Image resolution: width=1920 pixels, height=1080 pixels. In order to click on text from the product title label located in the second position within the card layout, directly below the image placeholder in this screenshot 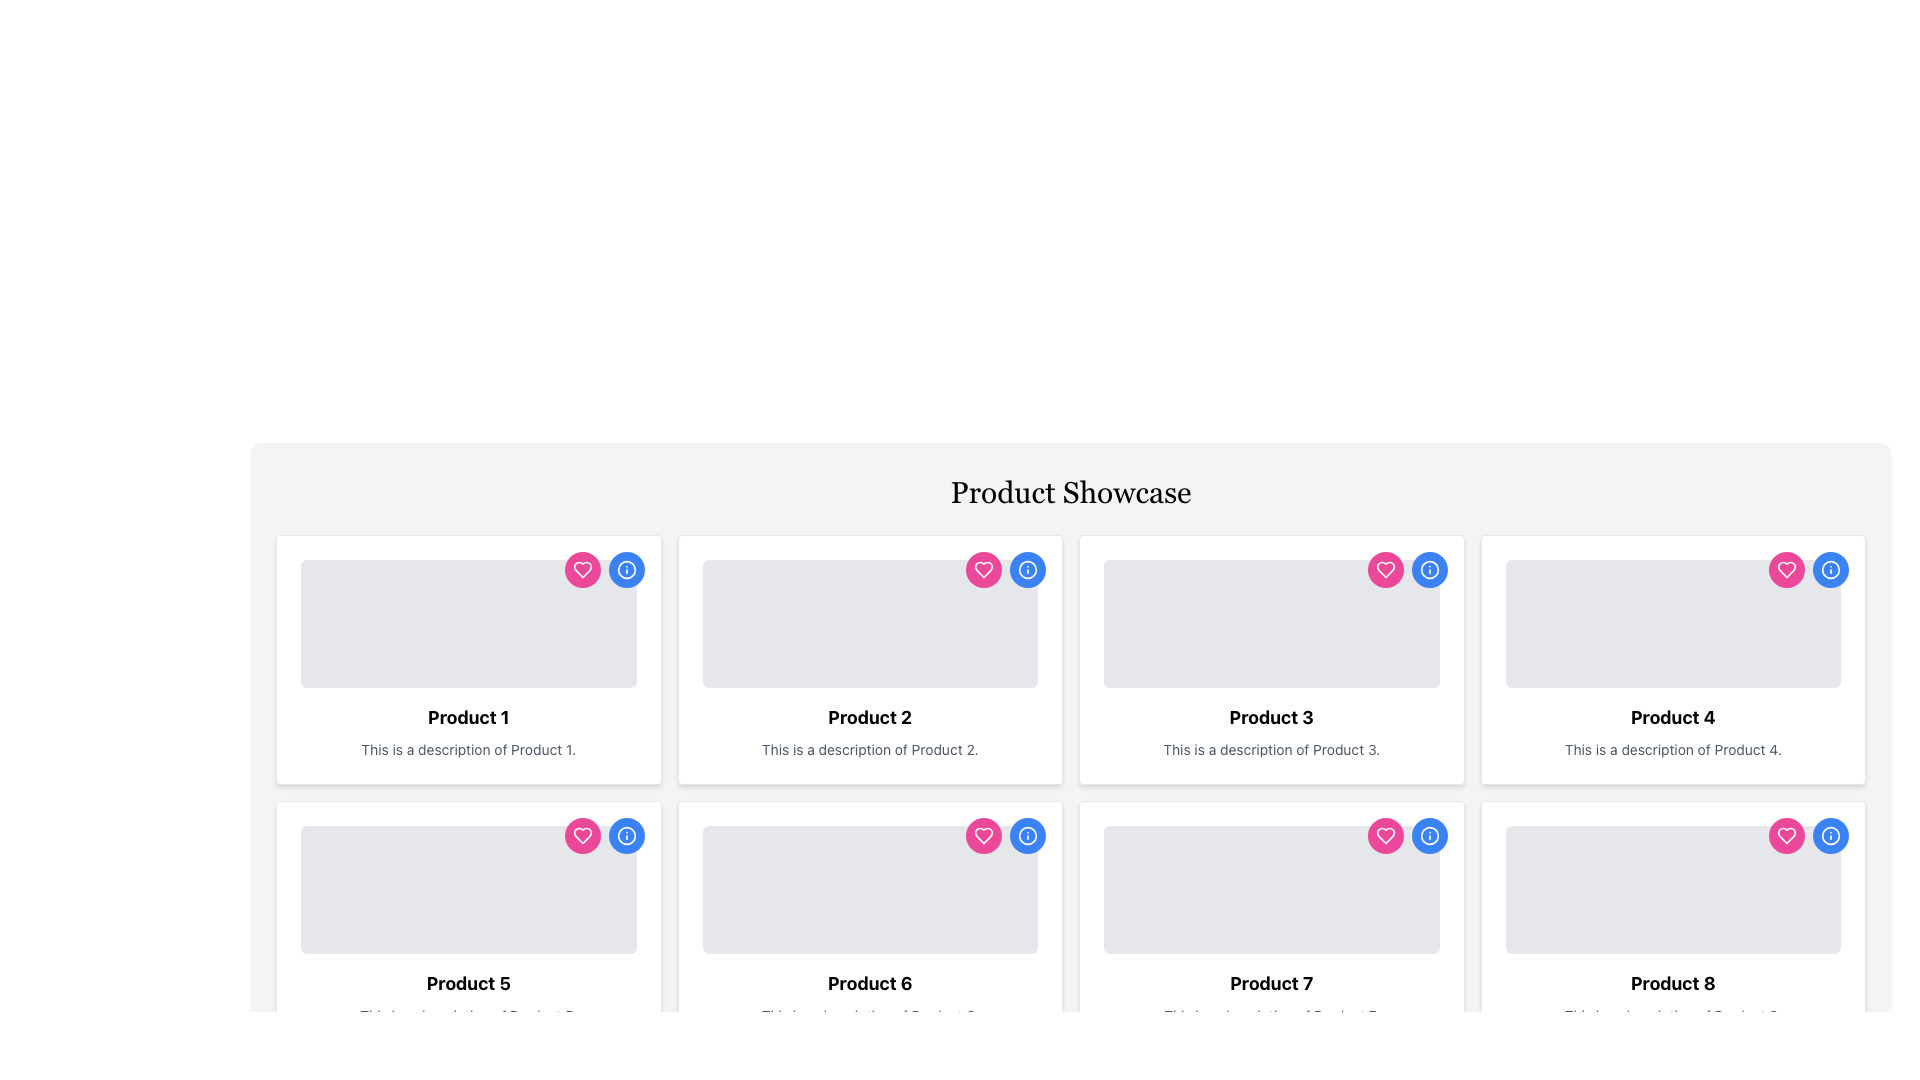, I will do `click(467, 716)`.